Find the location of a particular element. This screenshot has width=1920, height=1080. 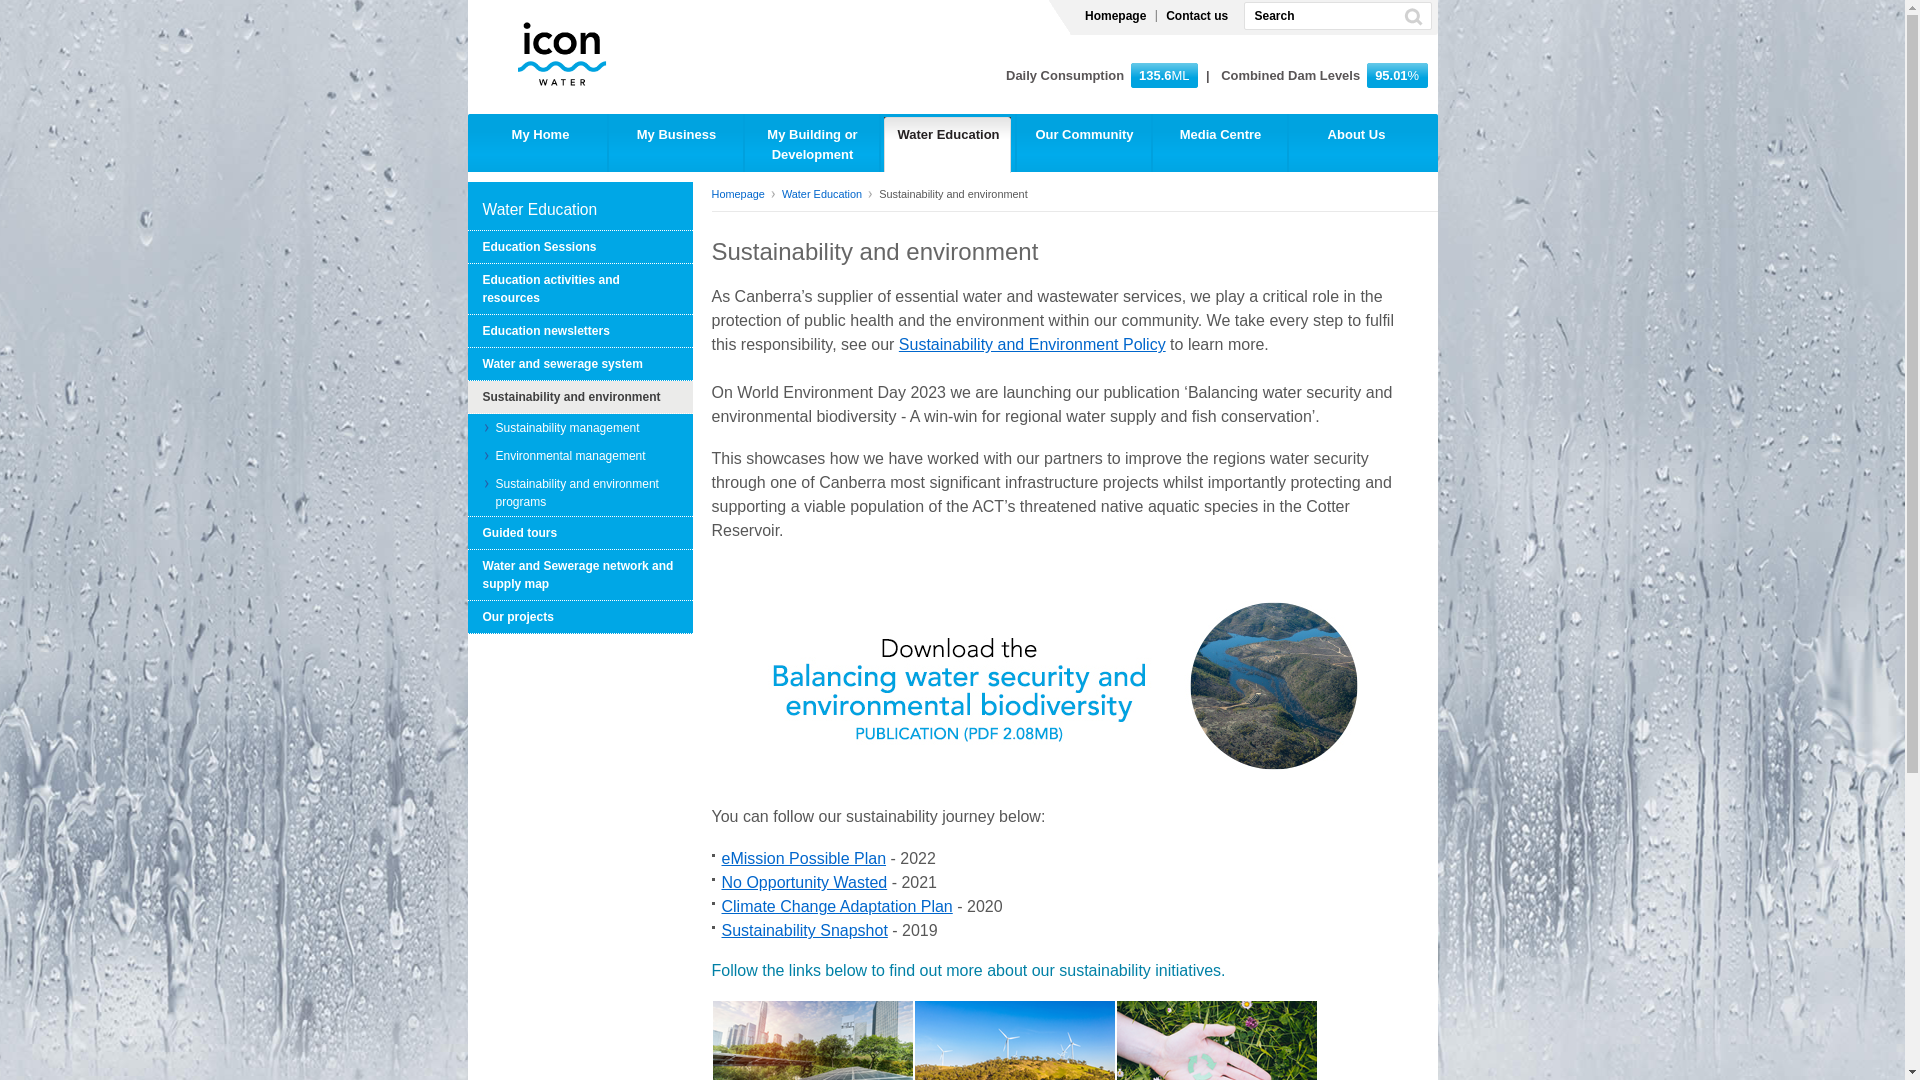

'Climate Change Adaptation Plan' is located at coordinates (837, 906).